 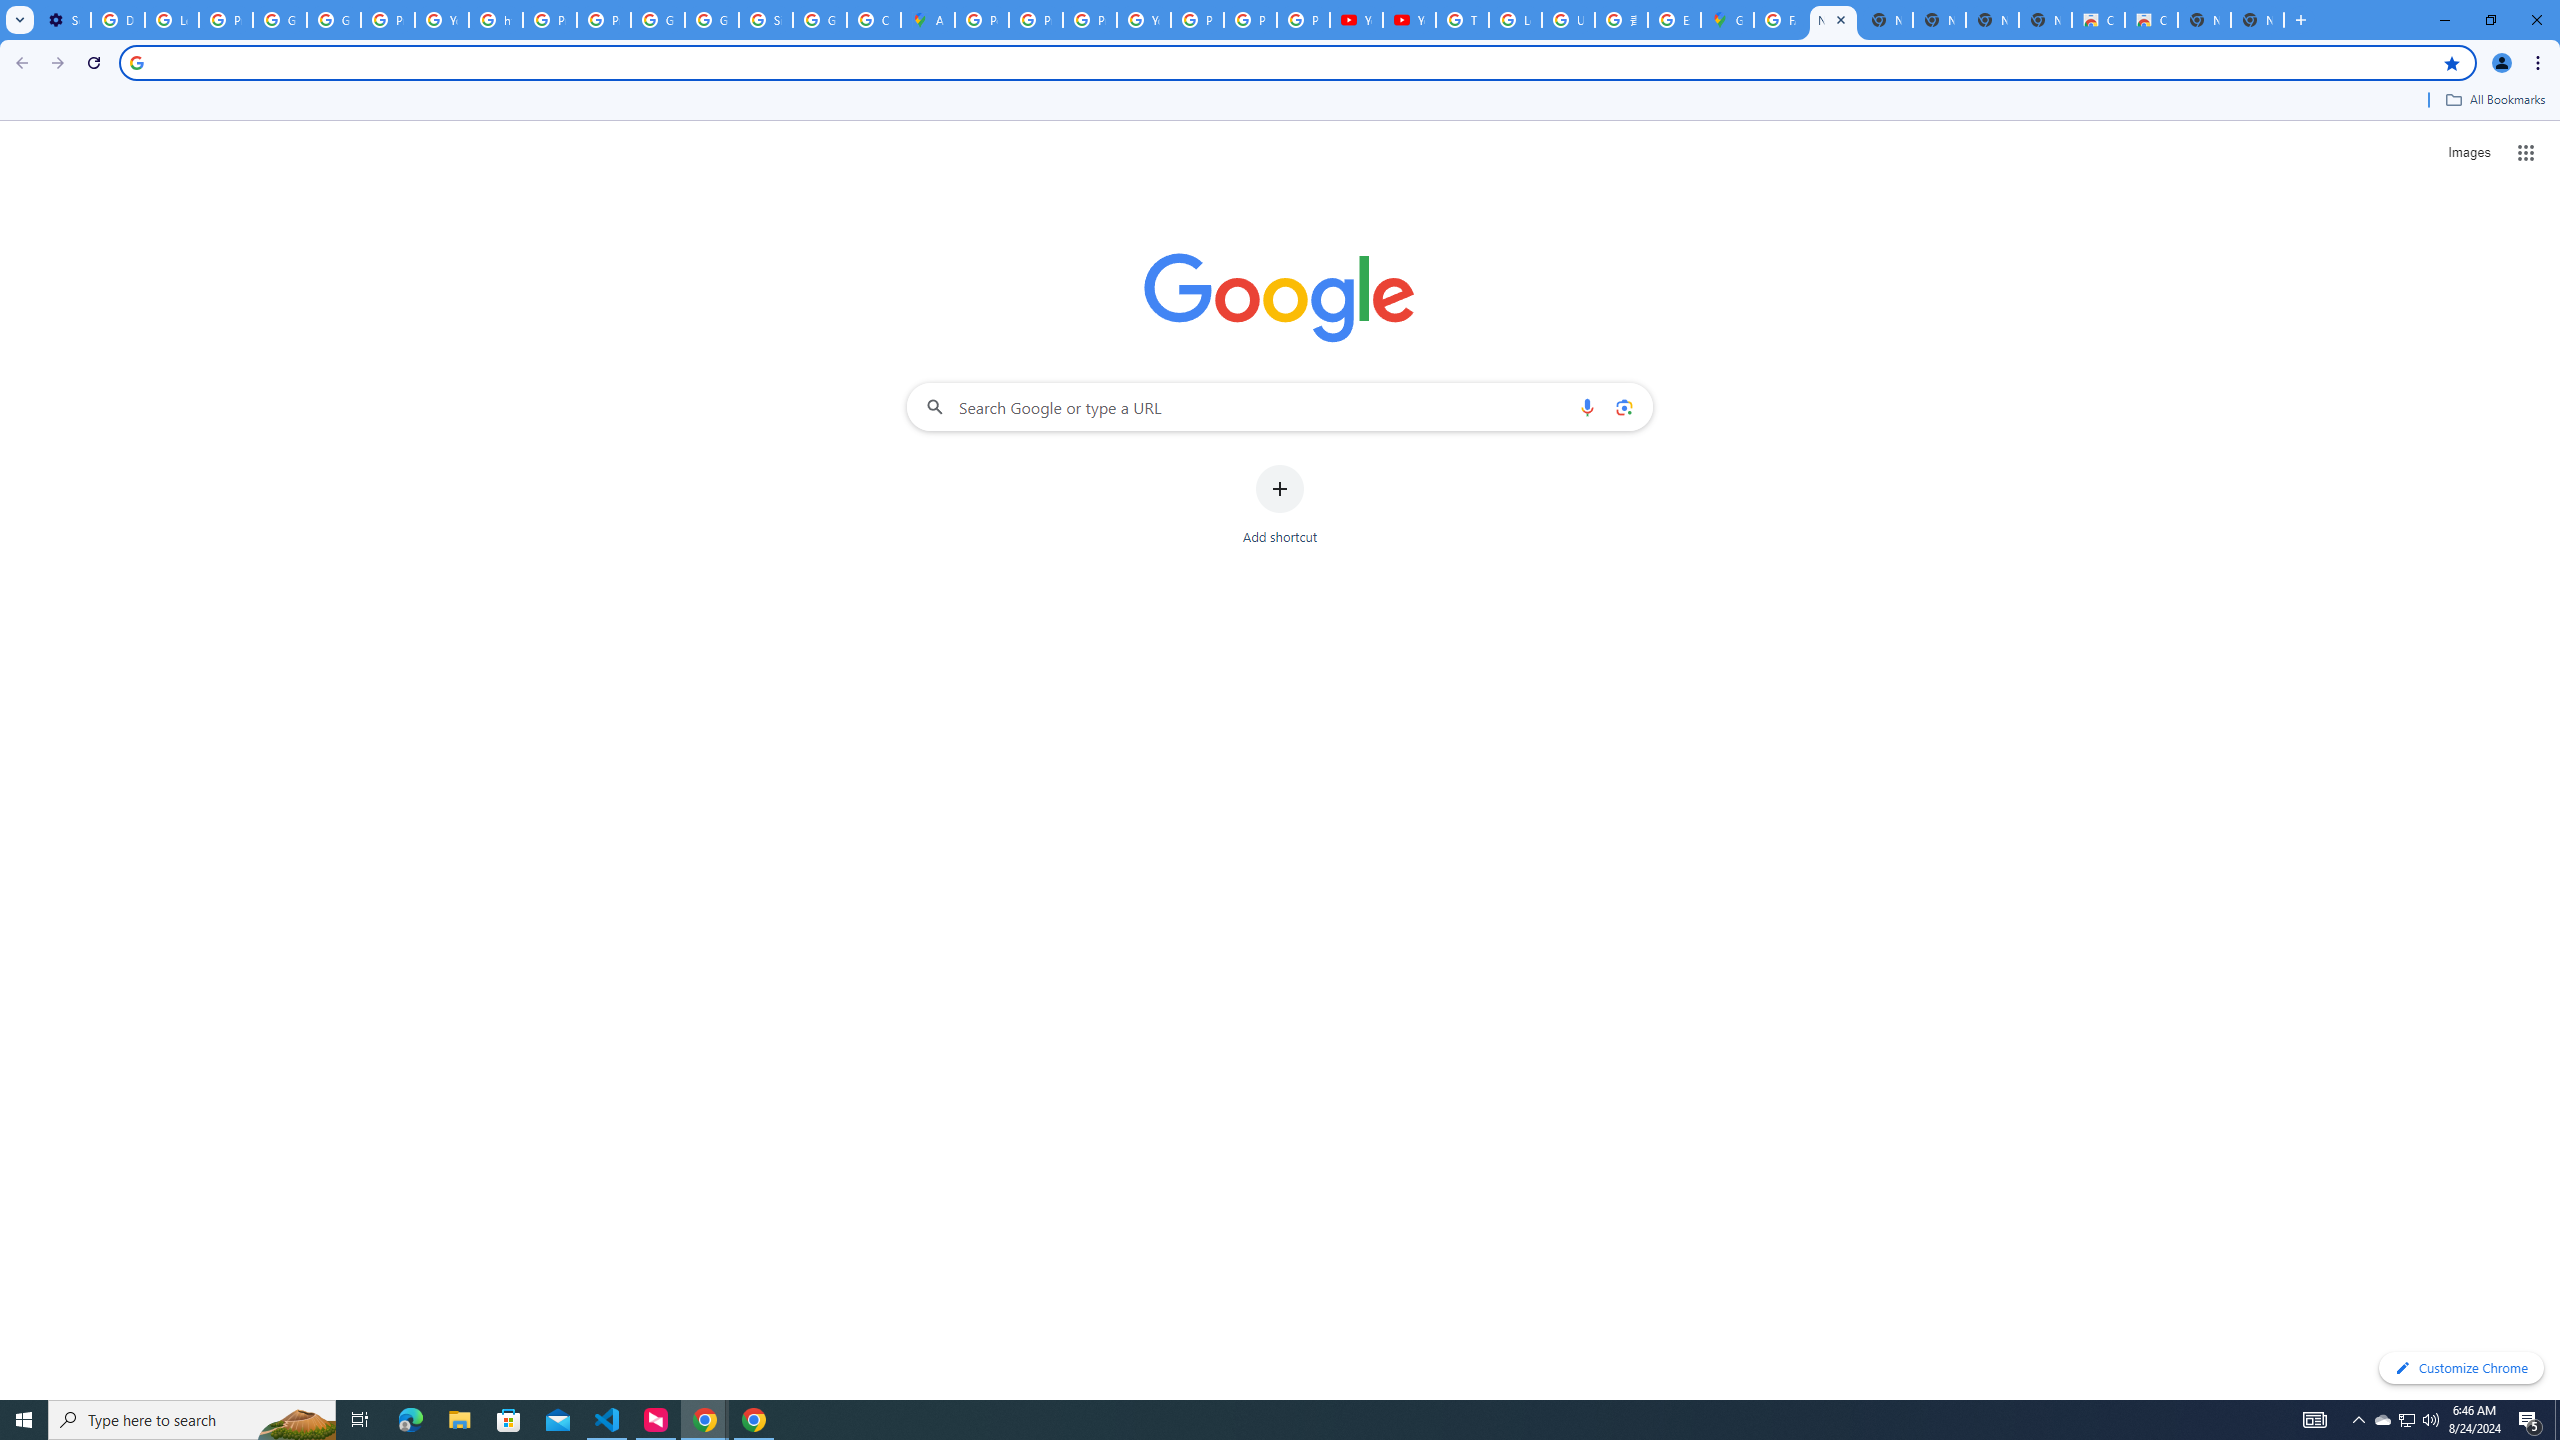 What do you see at coordinates (765, 19) in the screenshot?
I see `'Sign in - Google Accounts'` at bounding box center [765, 19].